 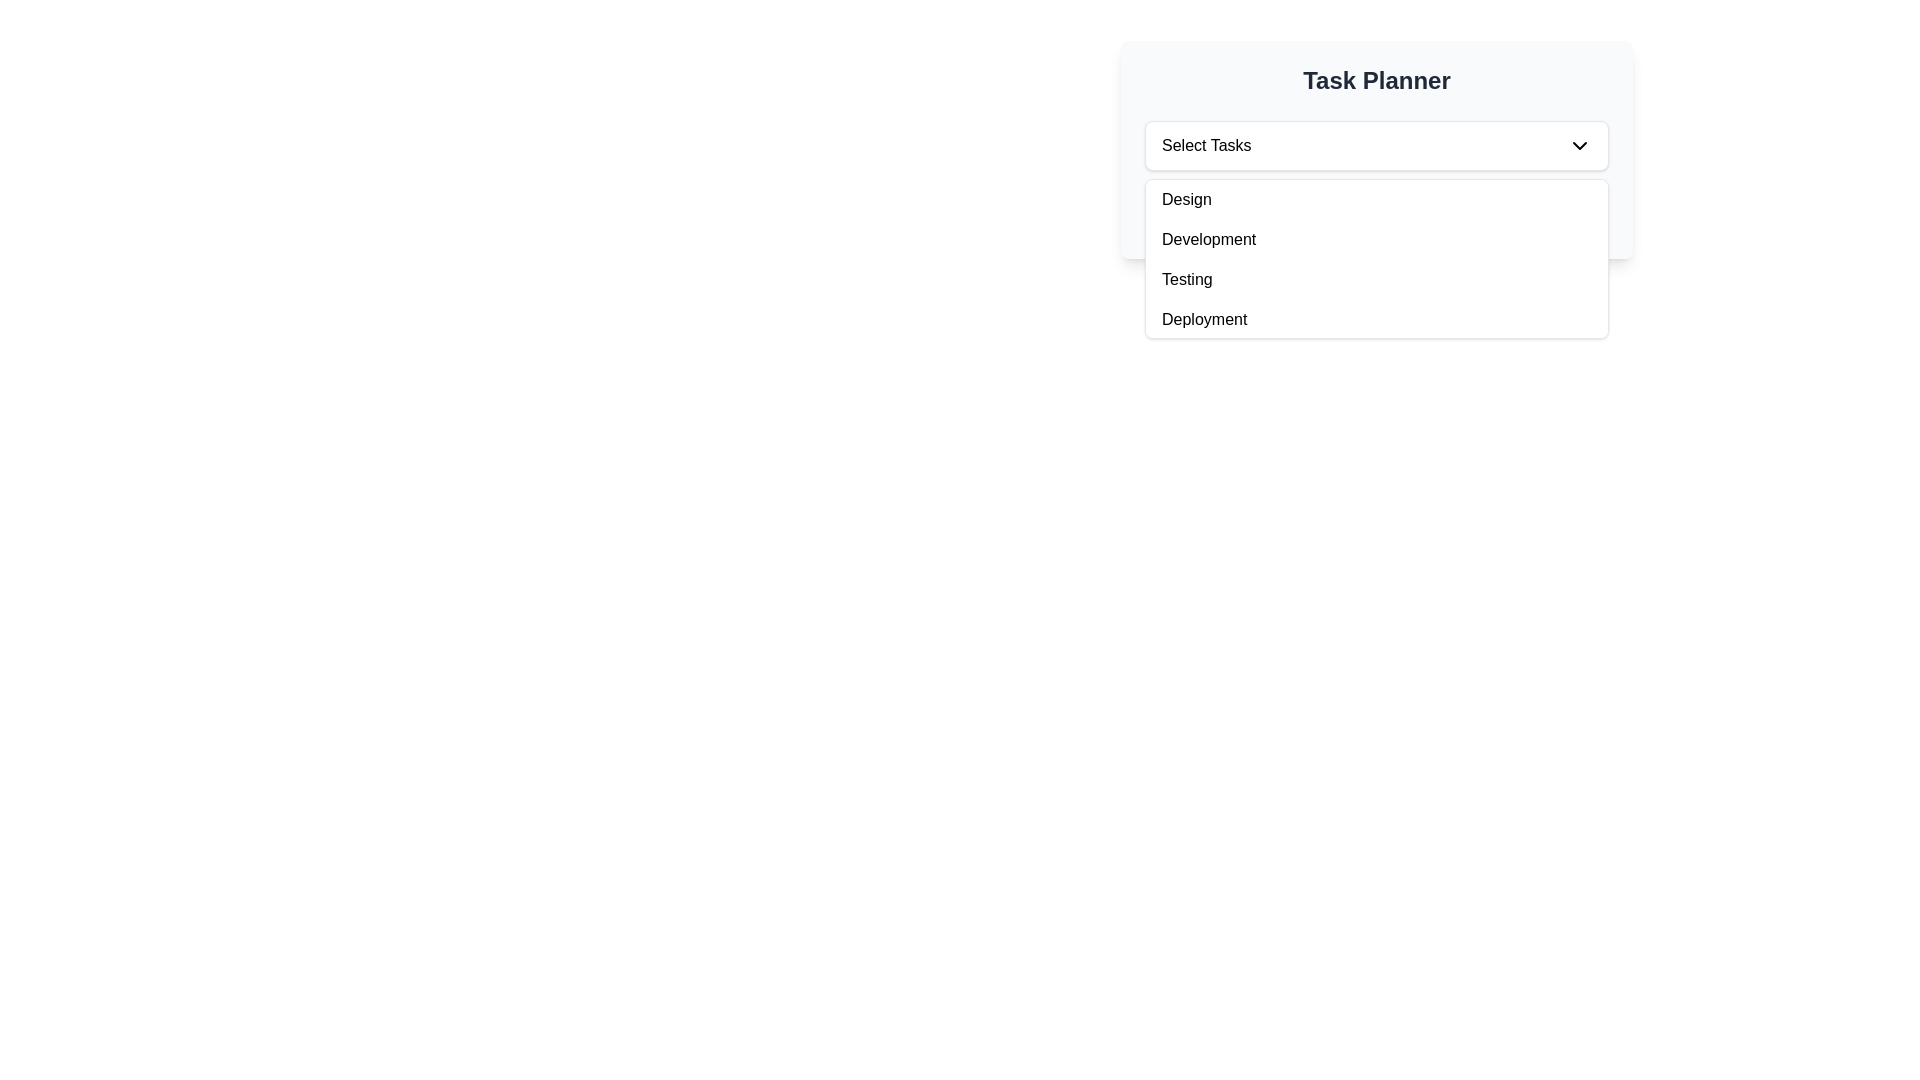 I want to click on the downward-facing chevron icon, which is part of the 'Select Tasks' dropdown button, so click(x=1578, y=145).